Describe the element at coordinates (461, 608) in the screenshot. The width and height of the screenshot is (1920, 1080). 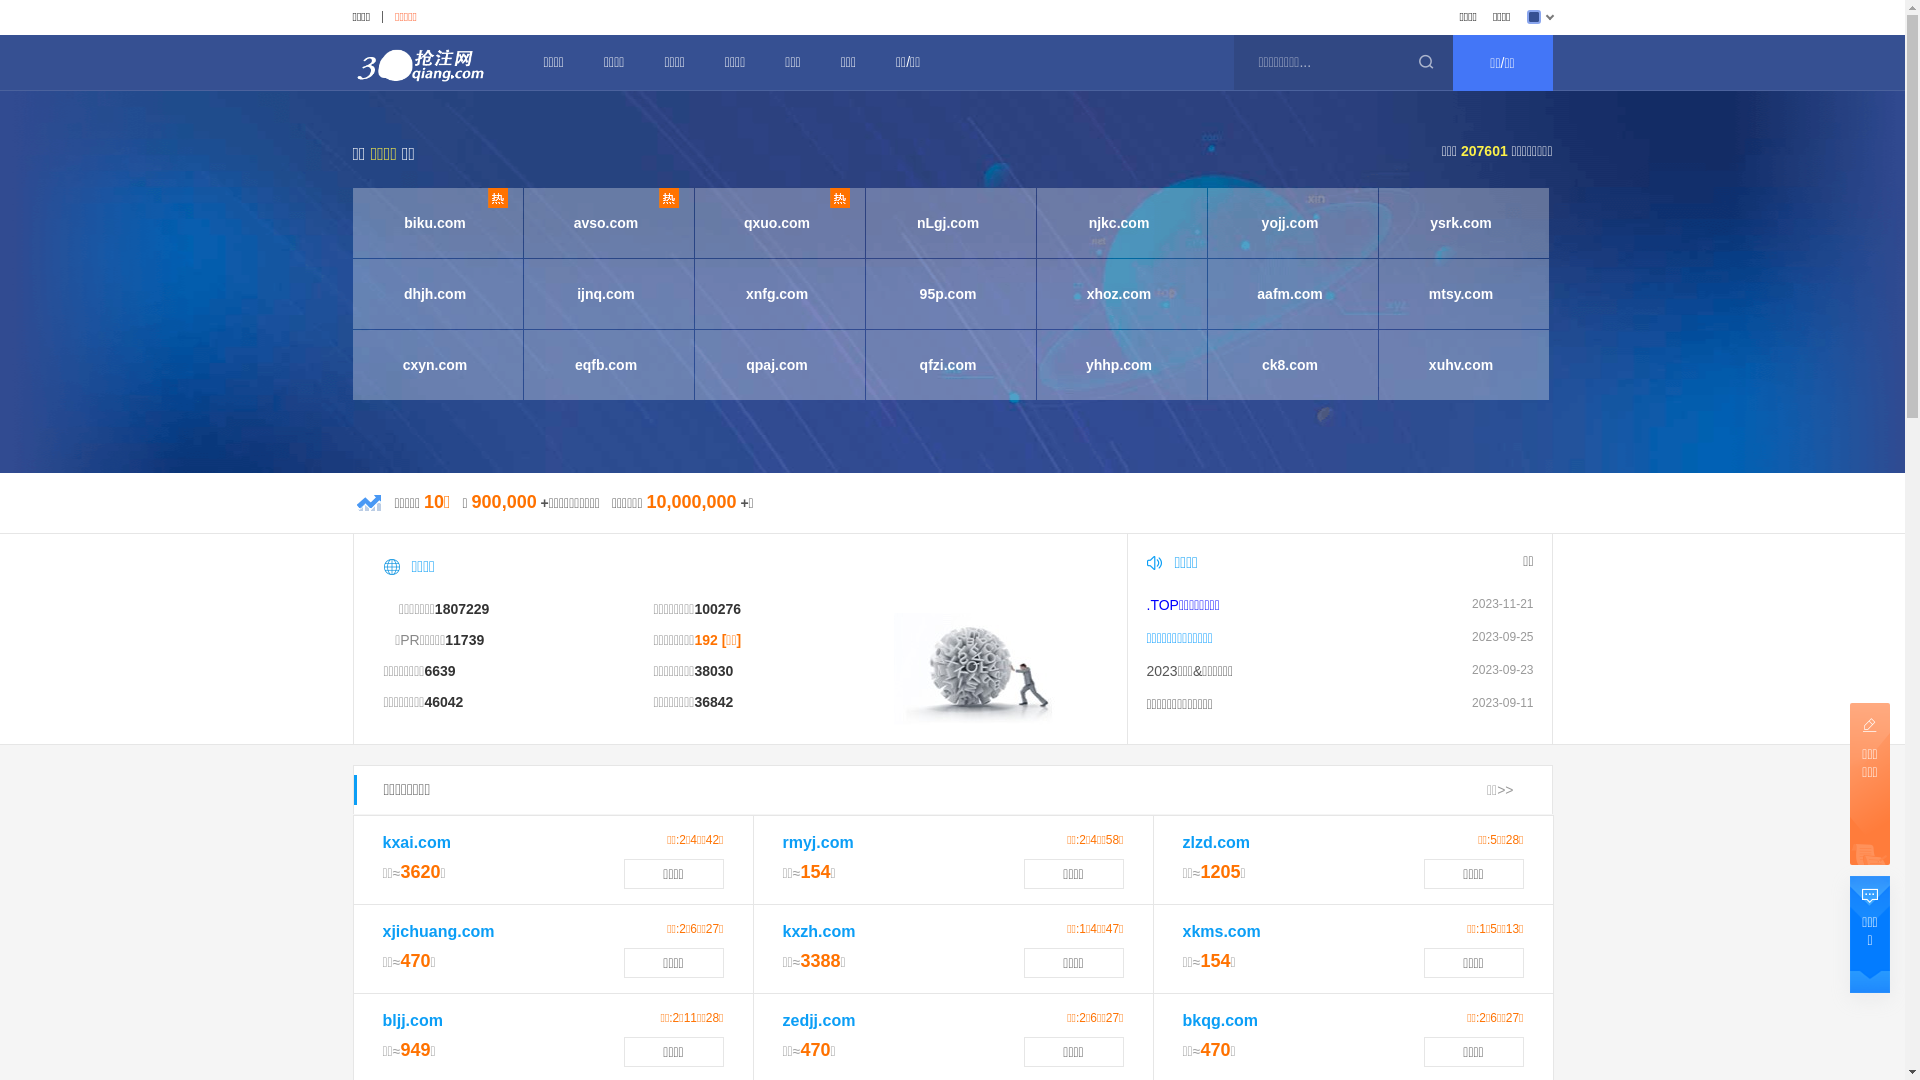
I see `'1807229'` at that location.